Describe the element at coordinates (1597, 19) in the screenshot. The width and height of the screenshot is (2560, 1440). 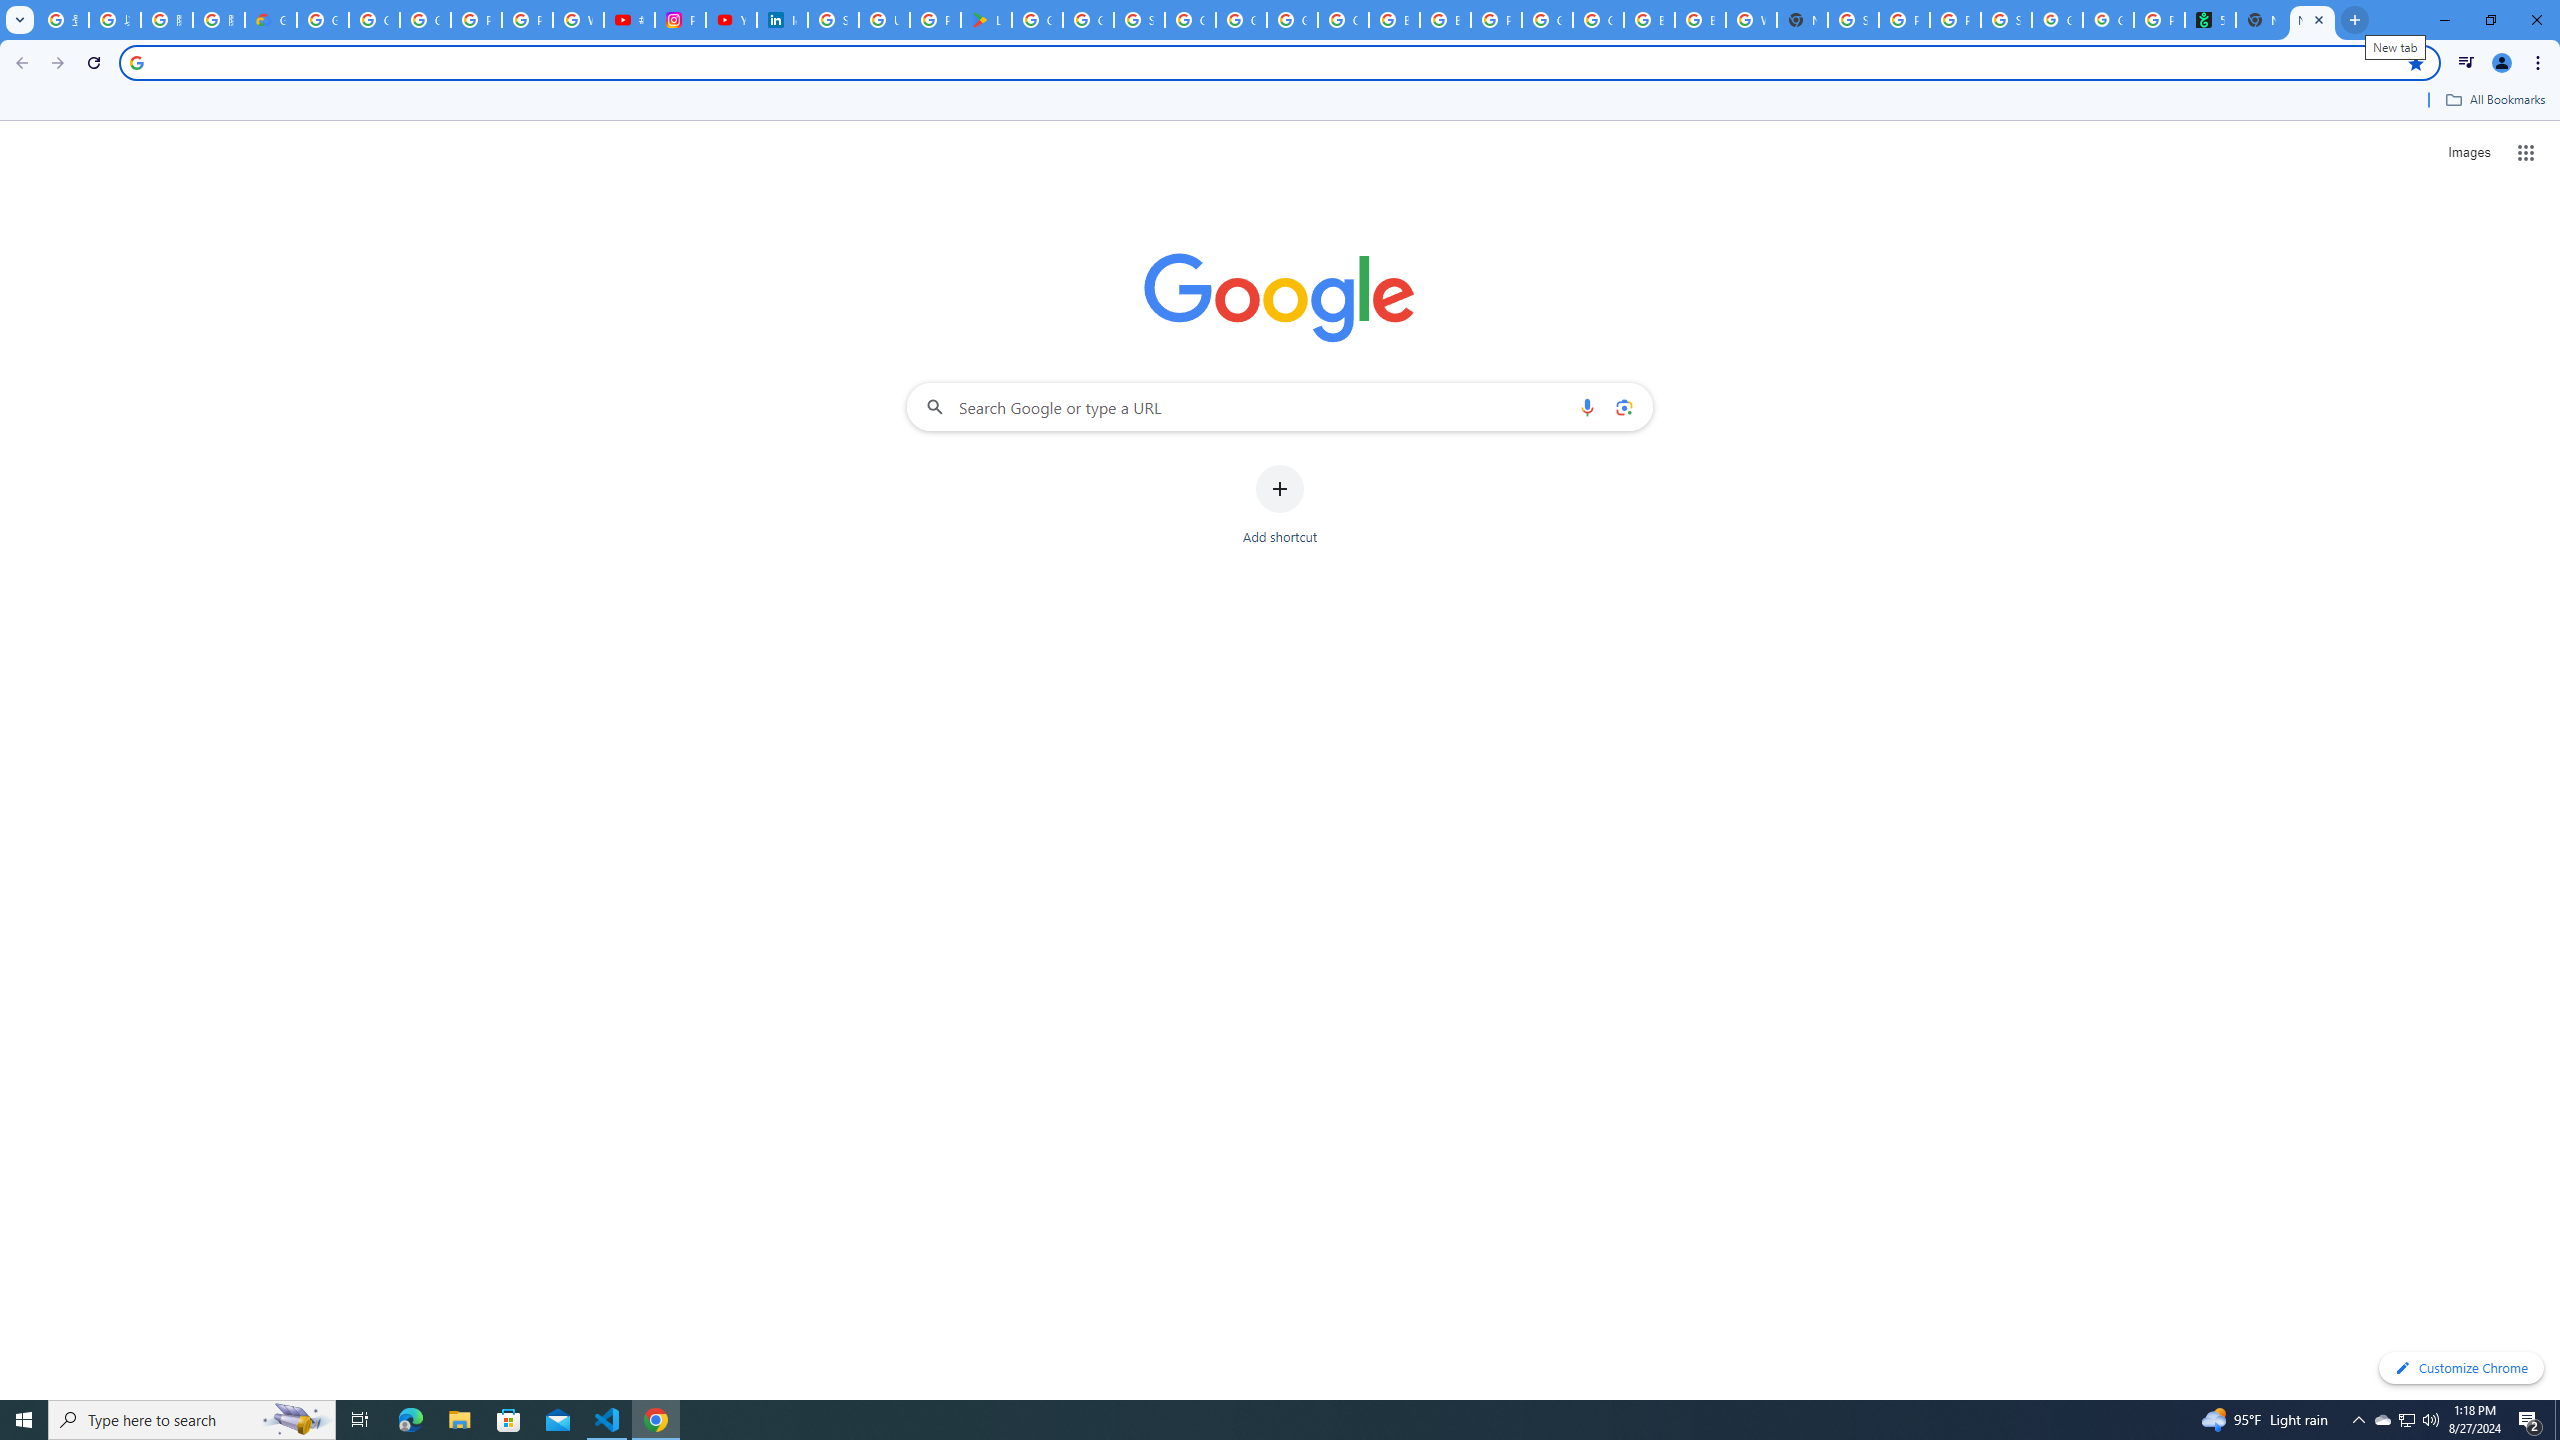
I see `'Google Cloud Platform'` at that location.